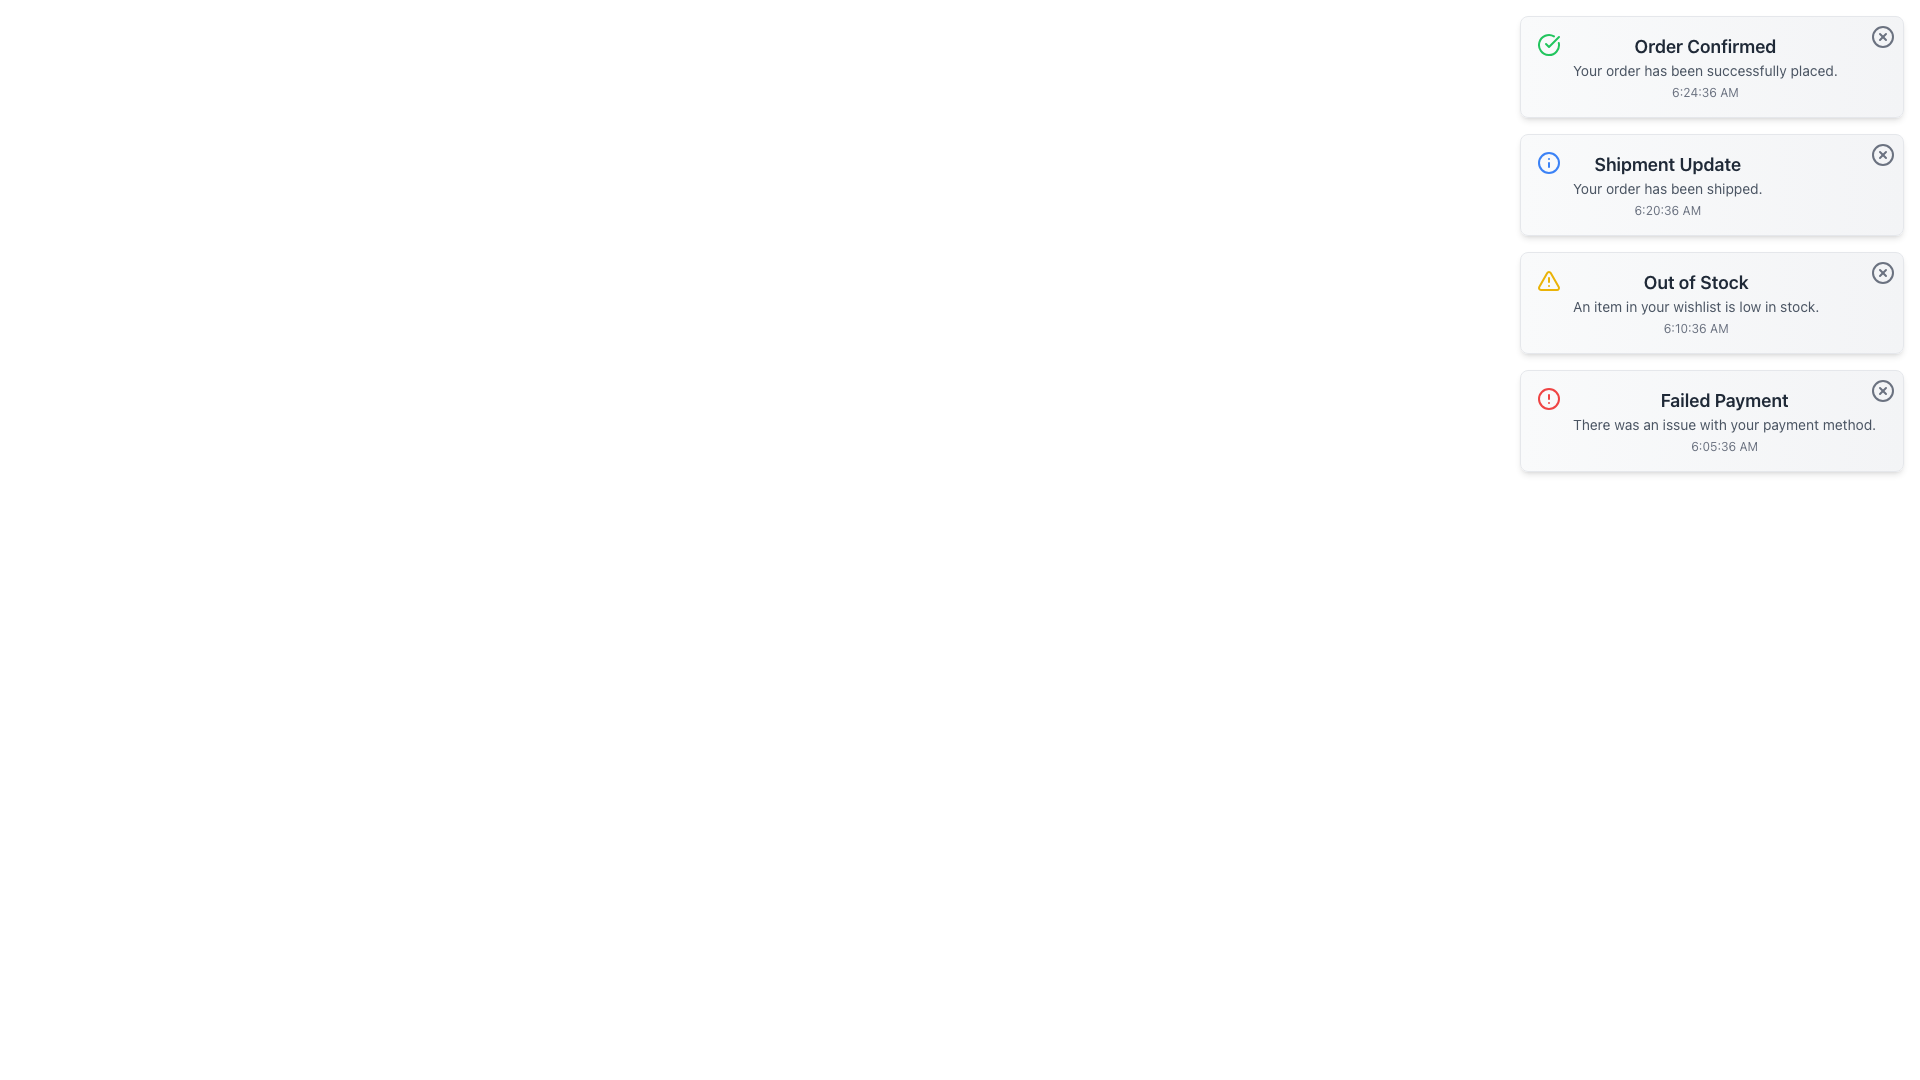  What do you see at coordinates (1881, 390) in the screenshot?
I see `the circular close button with a cross symbol located in the top-right corner of the 'Failed Payment' notification tile` at bounding box center [1881, 390].